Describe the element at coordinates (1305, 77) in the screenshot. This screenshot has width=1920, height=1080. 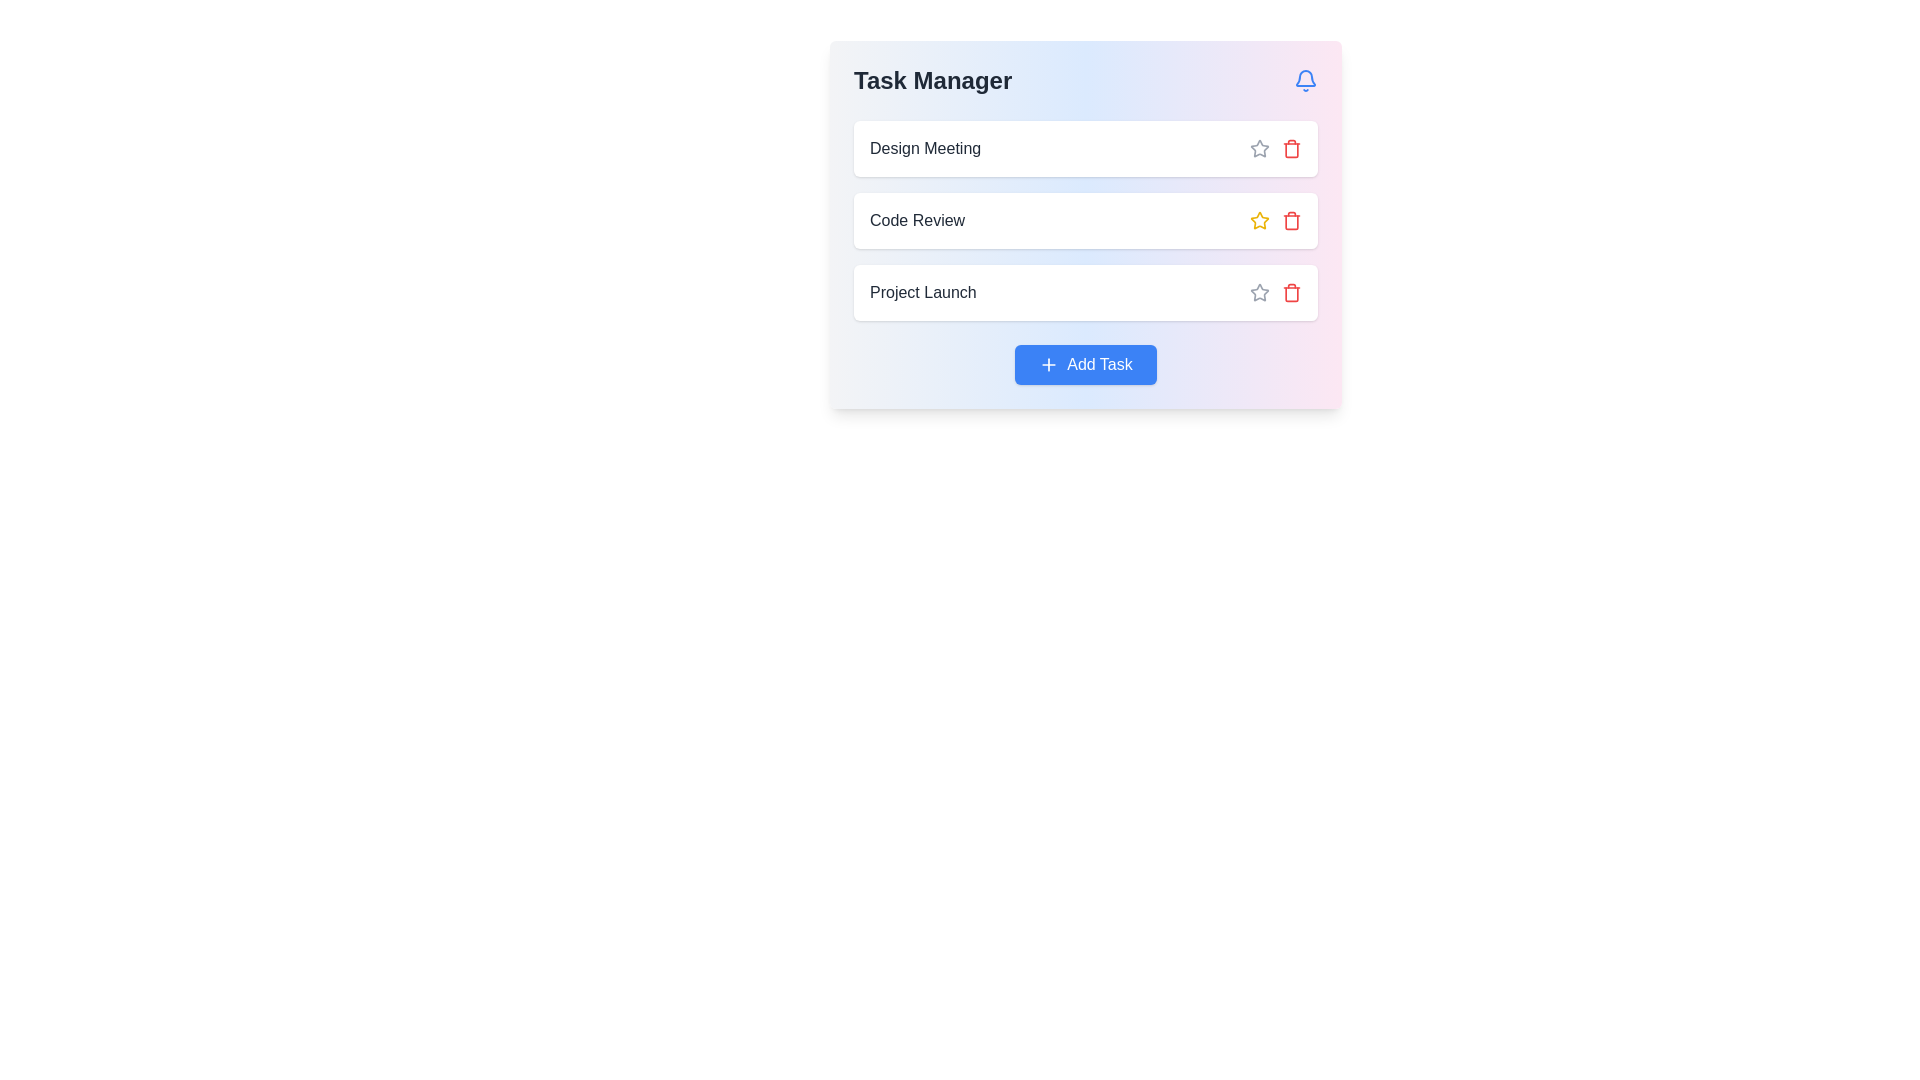
I see `the bell icon component located at the upper-right corner of the task manager interface, slightly below its topmost arc` at that location.